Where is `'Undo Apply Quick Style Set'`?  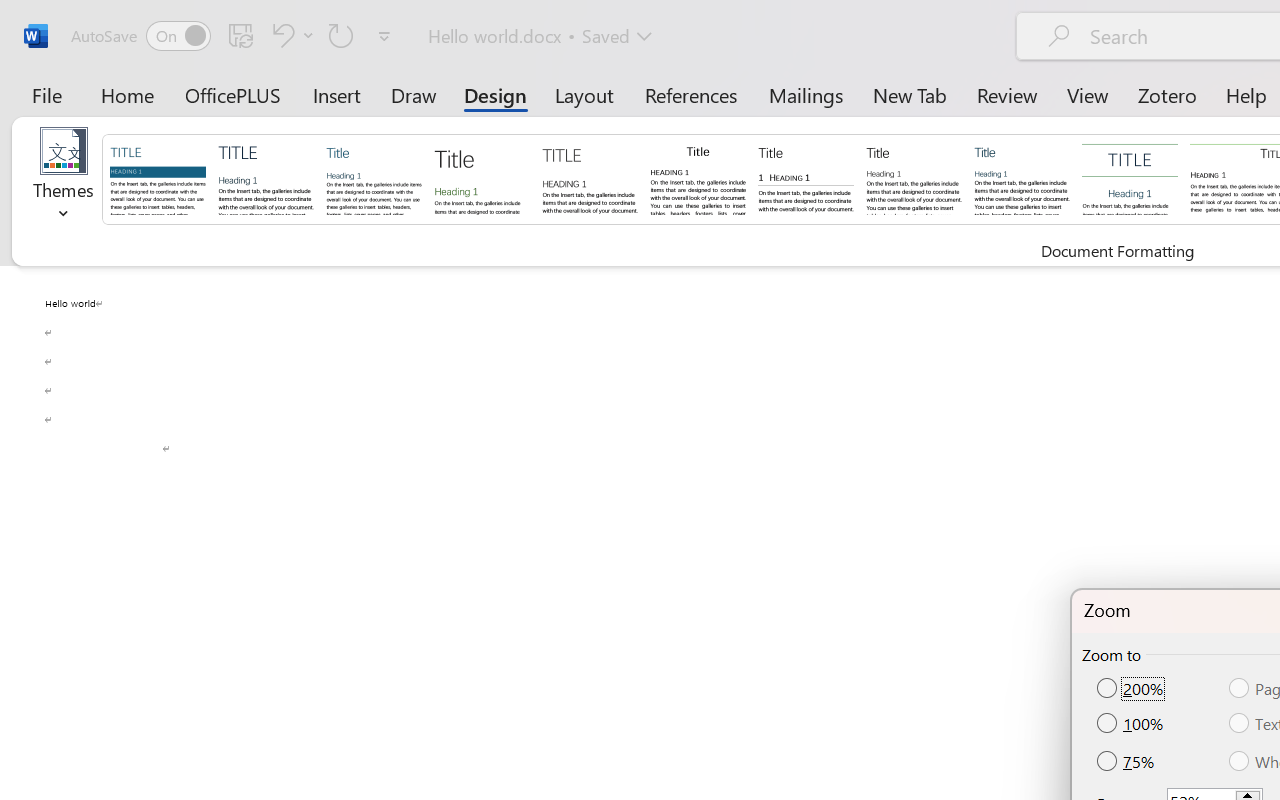 'Undo Apply Quick Style Set' is located at coordinates (279, 34).